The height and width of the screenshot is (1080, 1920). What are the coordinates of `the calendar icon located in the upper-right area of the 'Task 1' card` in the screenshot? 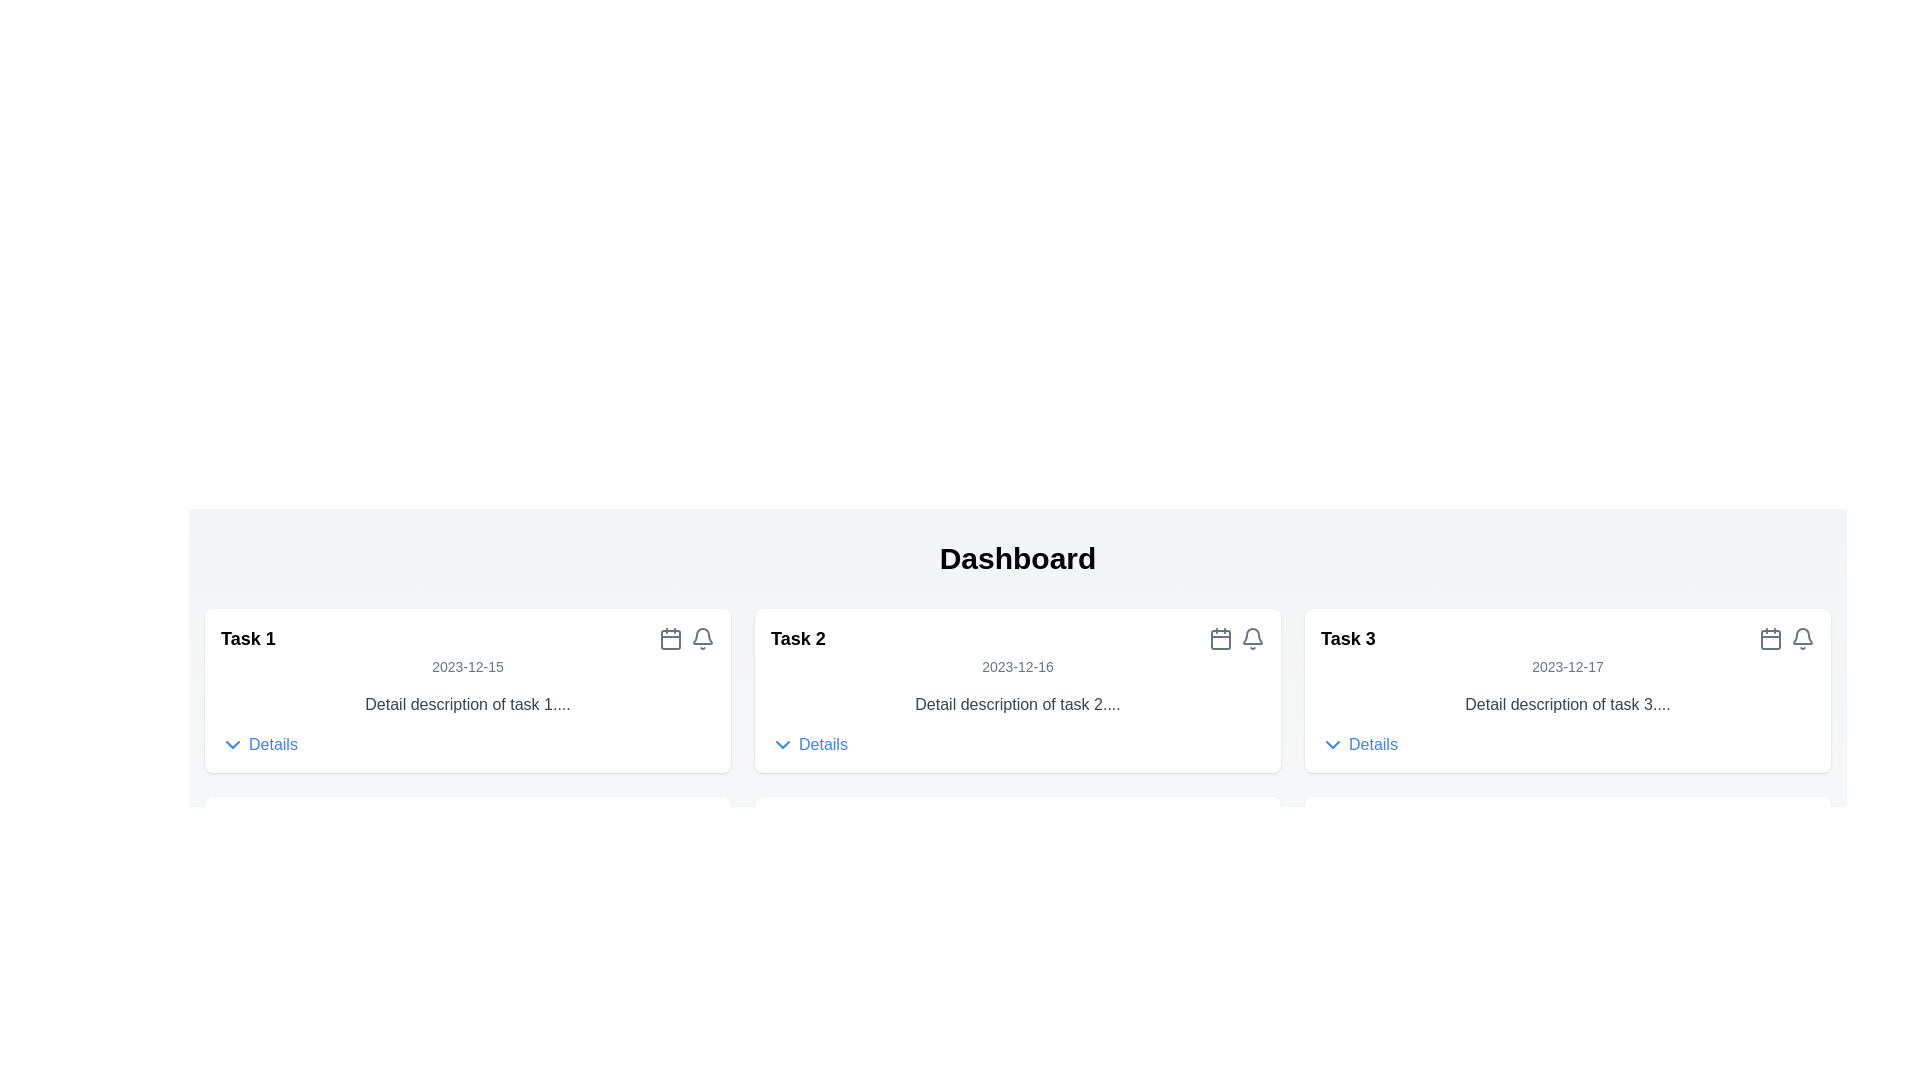 It's located at (686, 639).